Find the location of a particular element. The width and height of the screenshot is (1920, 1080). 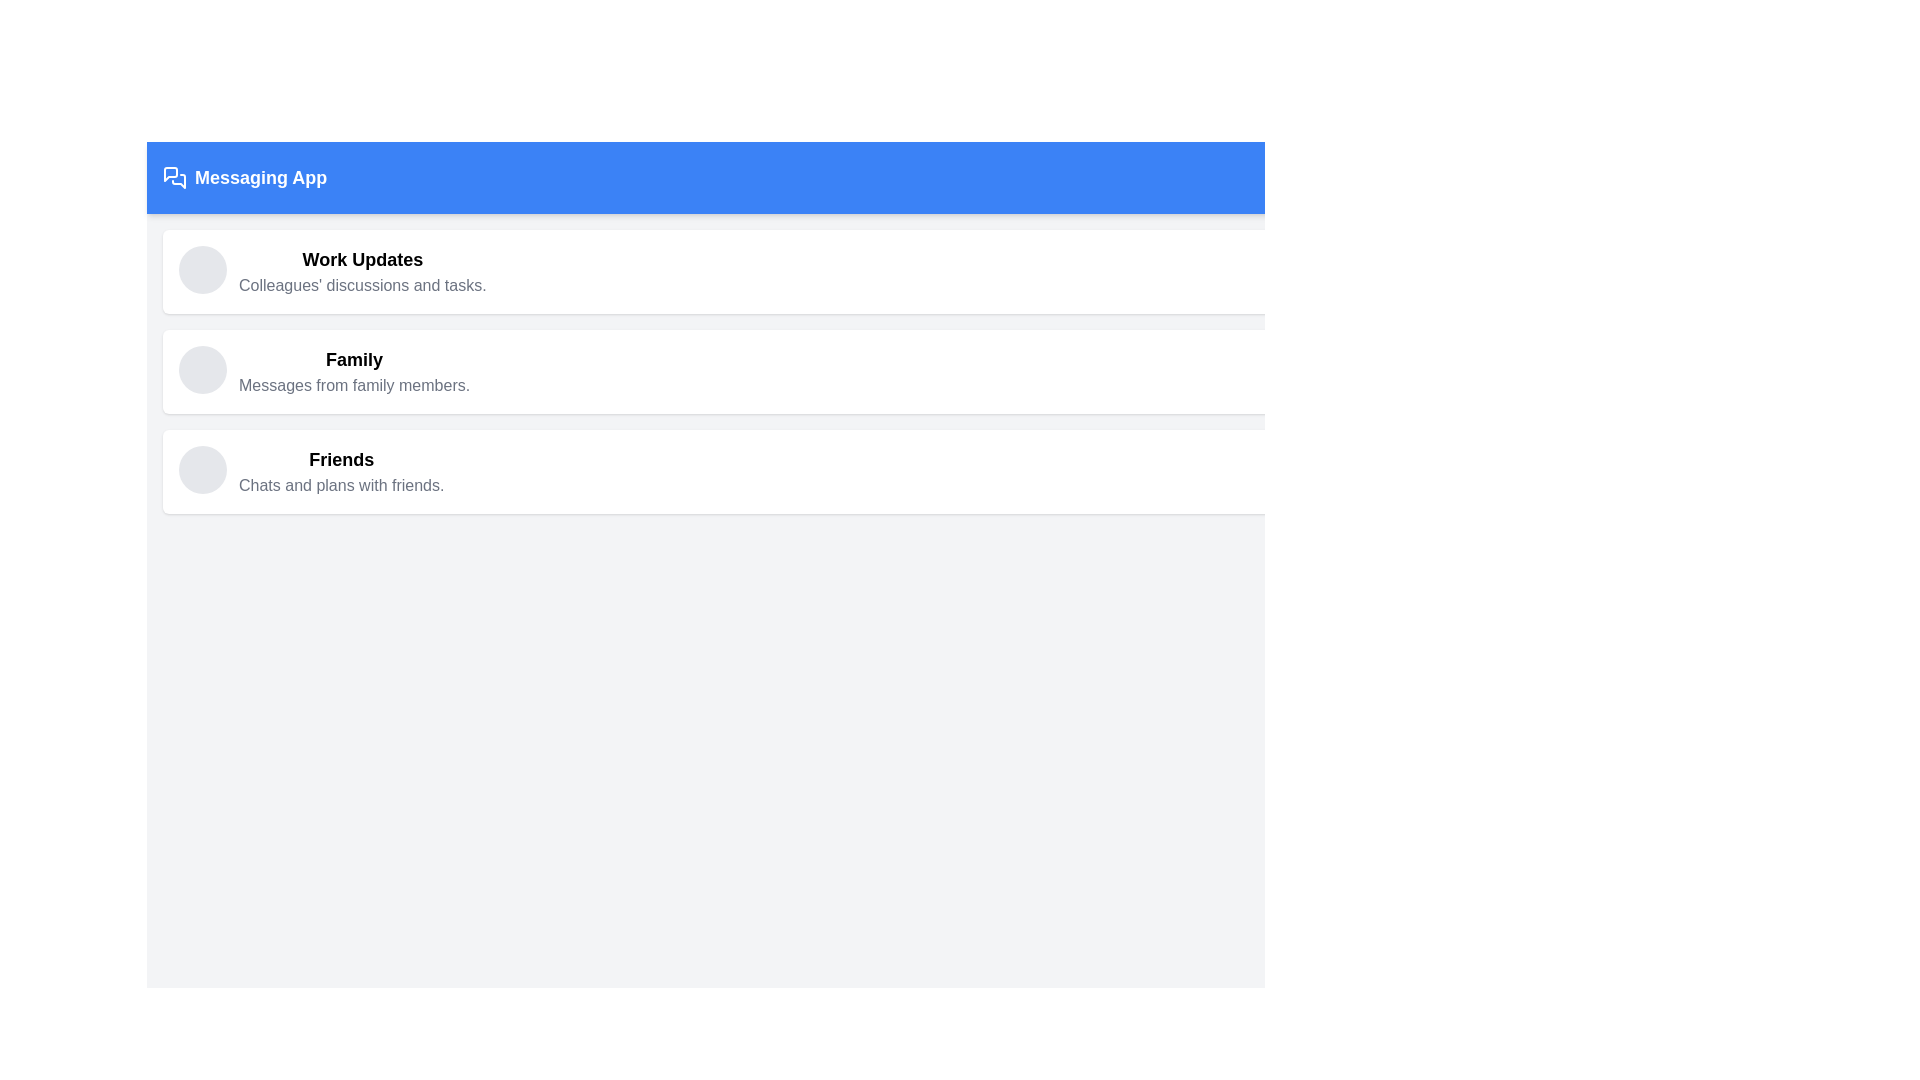

text element serving as the title for the 'Friends' section, located above the descriptive text 'Chats and plans with friends.' is located at coordinates (341, 459).